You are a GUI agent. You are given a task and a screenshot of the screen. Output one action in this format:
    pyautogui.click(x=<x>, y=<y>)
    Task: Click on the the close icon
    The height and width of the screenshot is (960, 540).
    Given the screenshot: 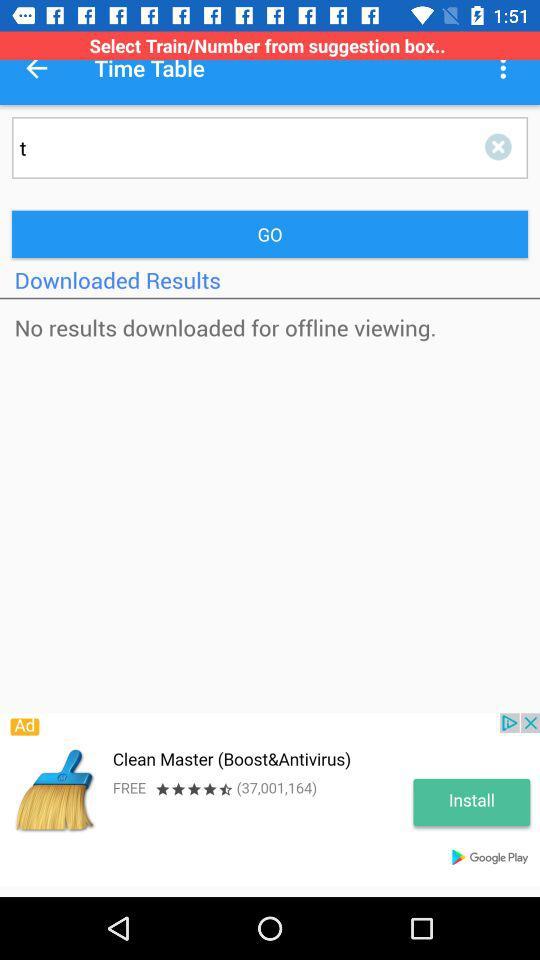 What is the action you would take?
    pyautogui.click(x=501, y=146)
    